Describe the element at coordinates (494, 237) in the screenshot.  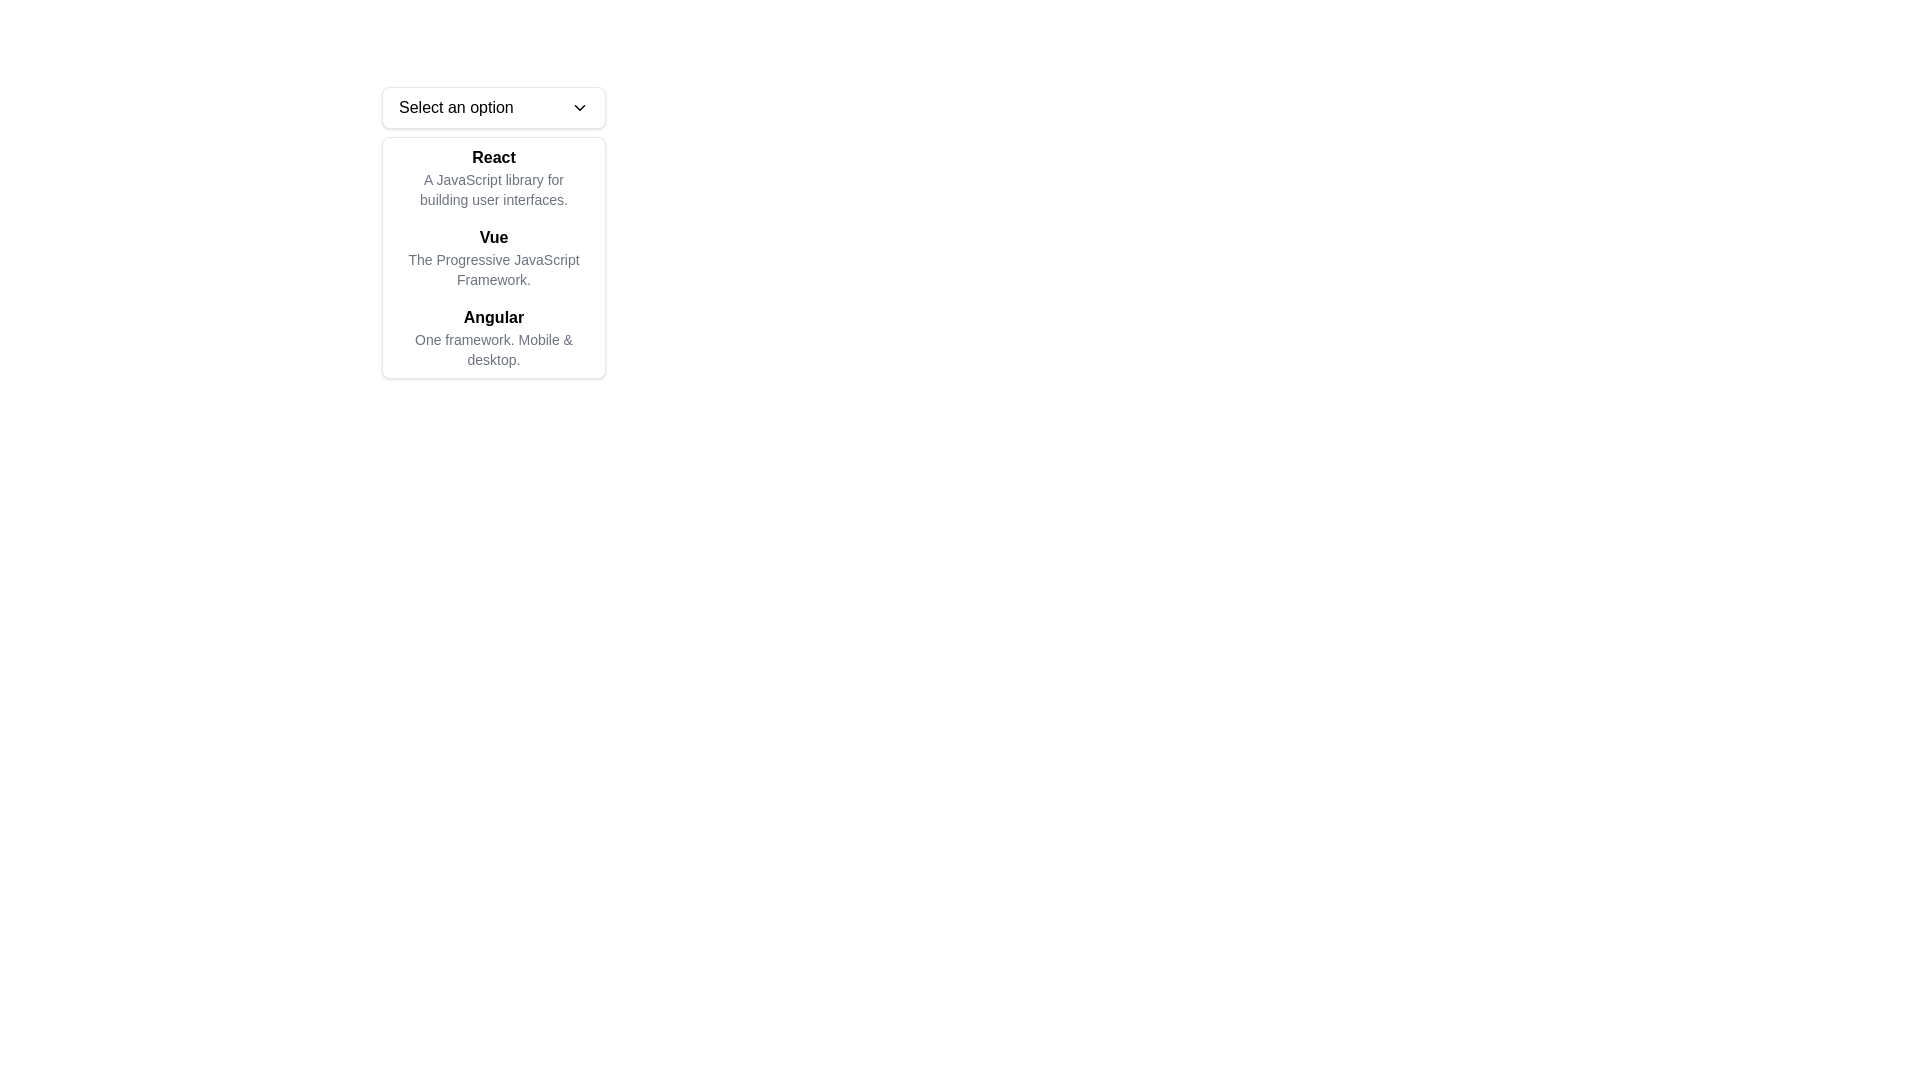
I see `the Text label which serves as a title for the selected framework description in the dropdown menu, located between the dropdown title 'Select an option' and the description text 'The Progressive JavaScript Framework.'` at that location.